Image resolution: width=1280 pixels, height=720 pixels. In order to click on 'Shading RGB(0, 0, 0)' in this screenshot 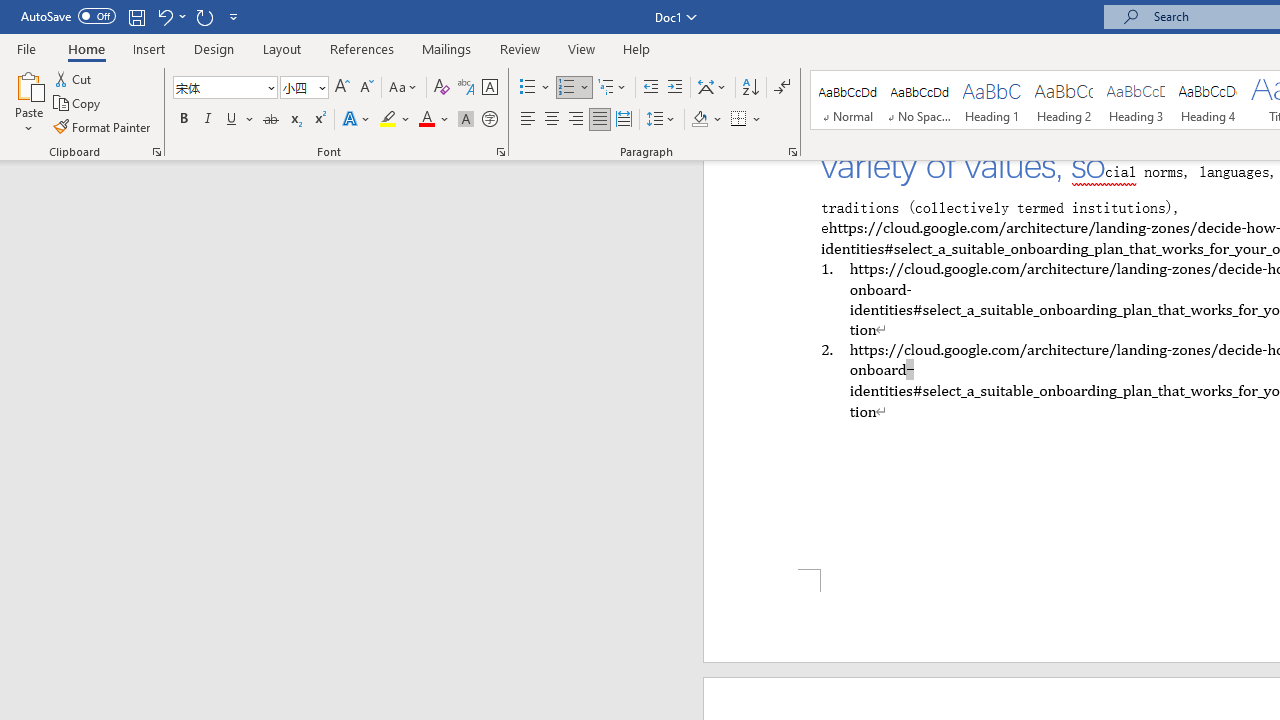, I will do `click(699, 119)`.